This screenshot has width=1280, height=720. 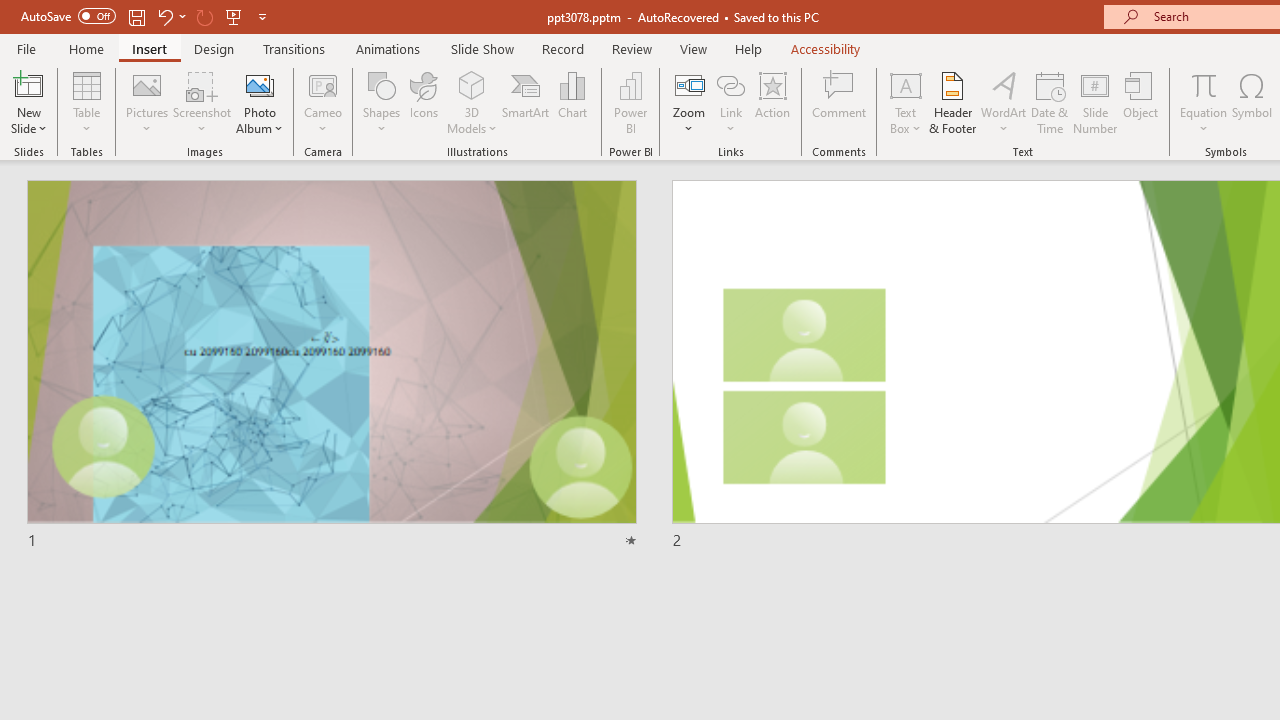 I want to click on 'WordArt', so click(x=1004, y=103).